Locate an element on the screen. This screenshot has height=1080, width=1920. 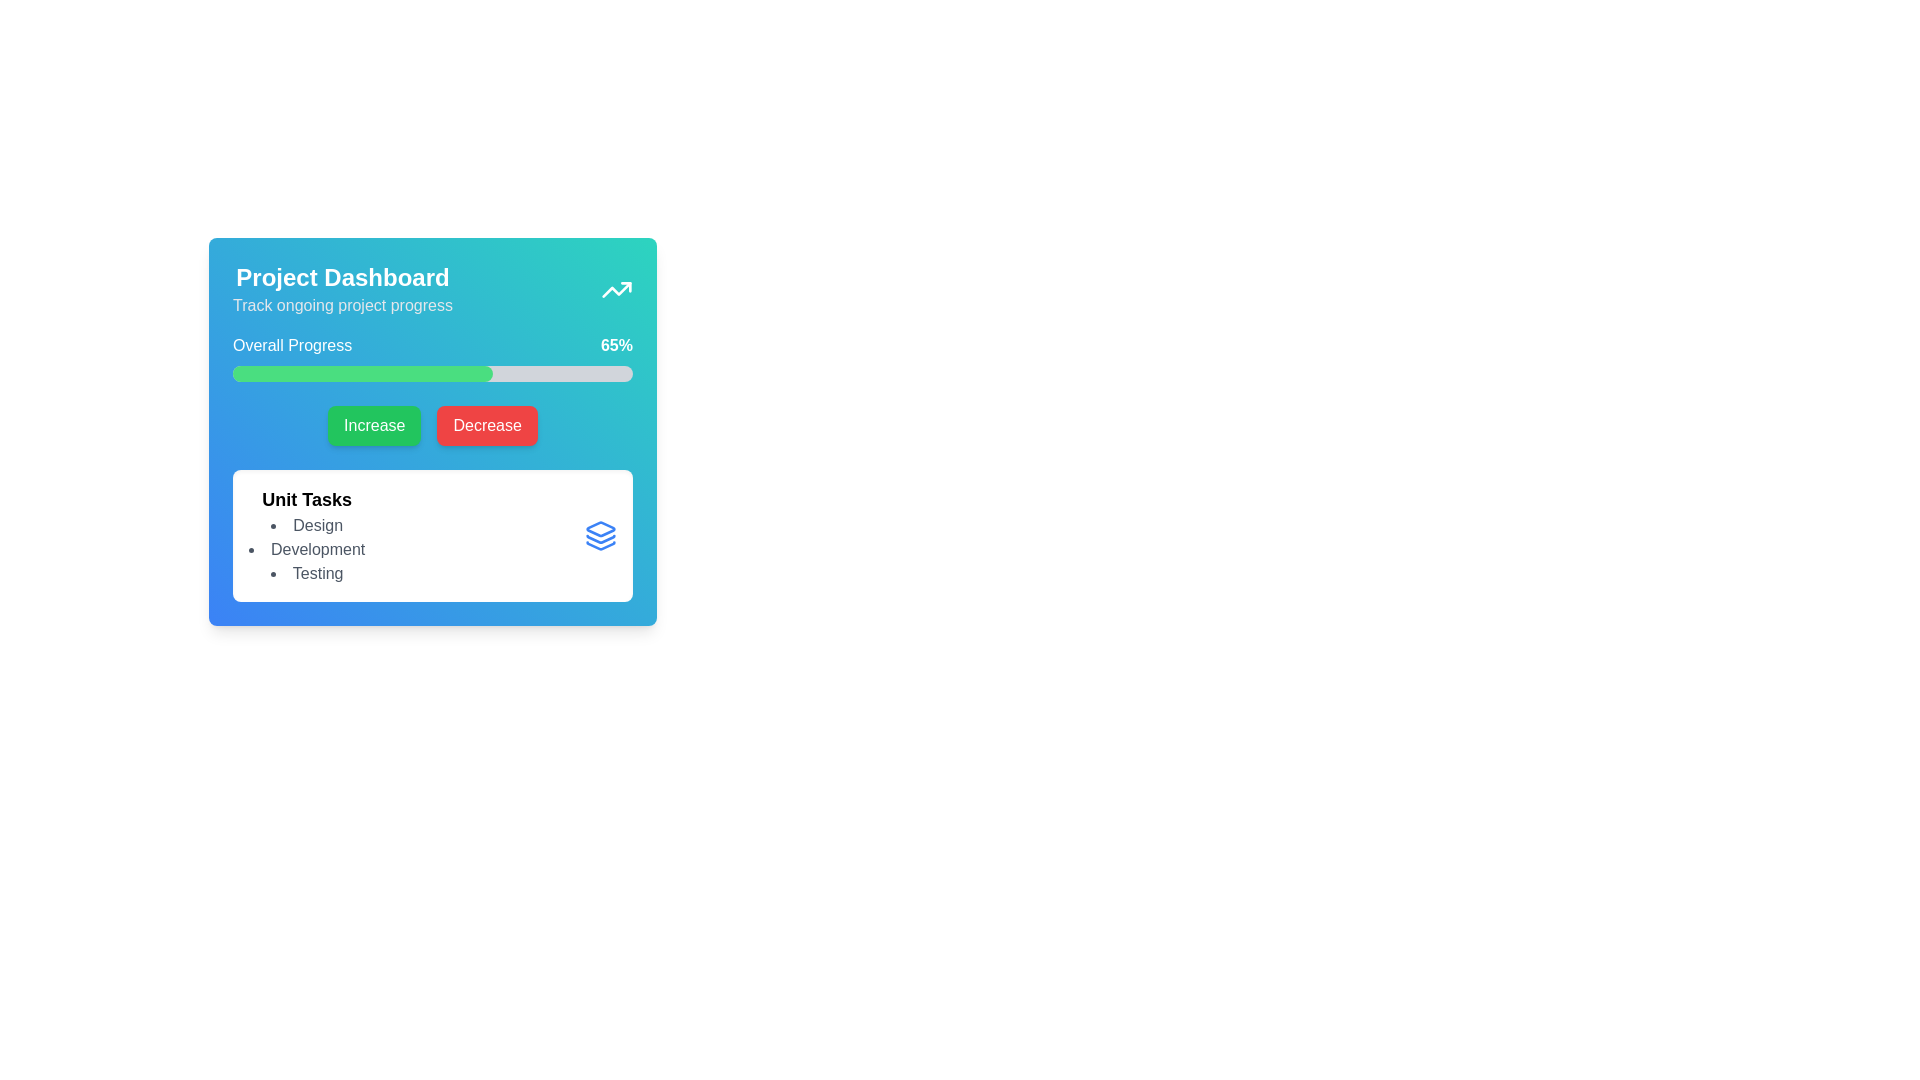
the text label that reads 'Track ongoing project progress', which is positioned directly below the 'Project Dashboard' header in a blue-green gradient background is located at coordinates (342, 305).